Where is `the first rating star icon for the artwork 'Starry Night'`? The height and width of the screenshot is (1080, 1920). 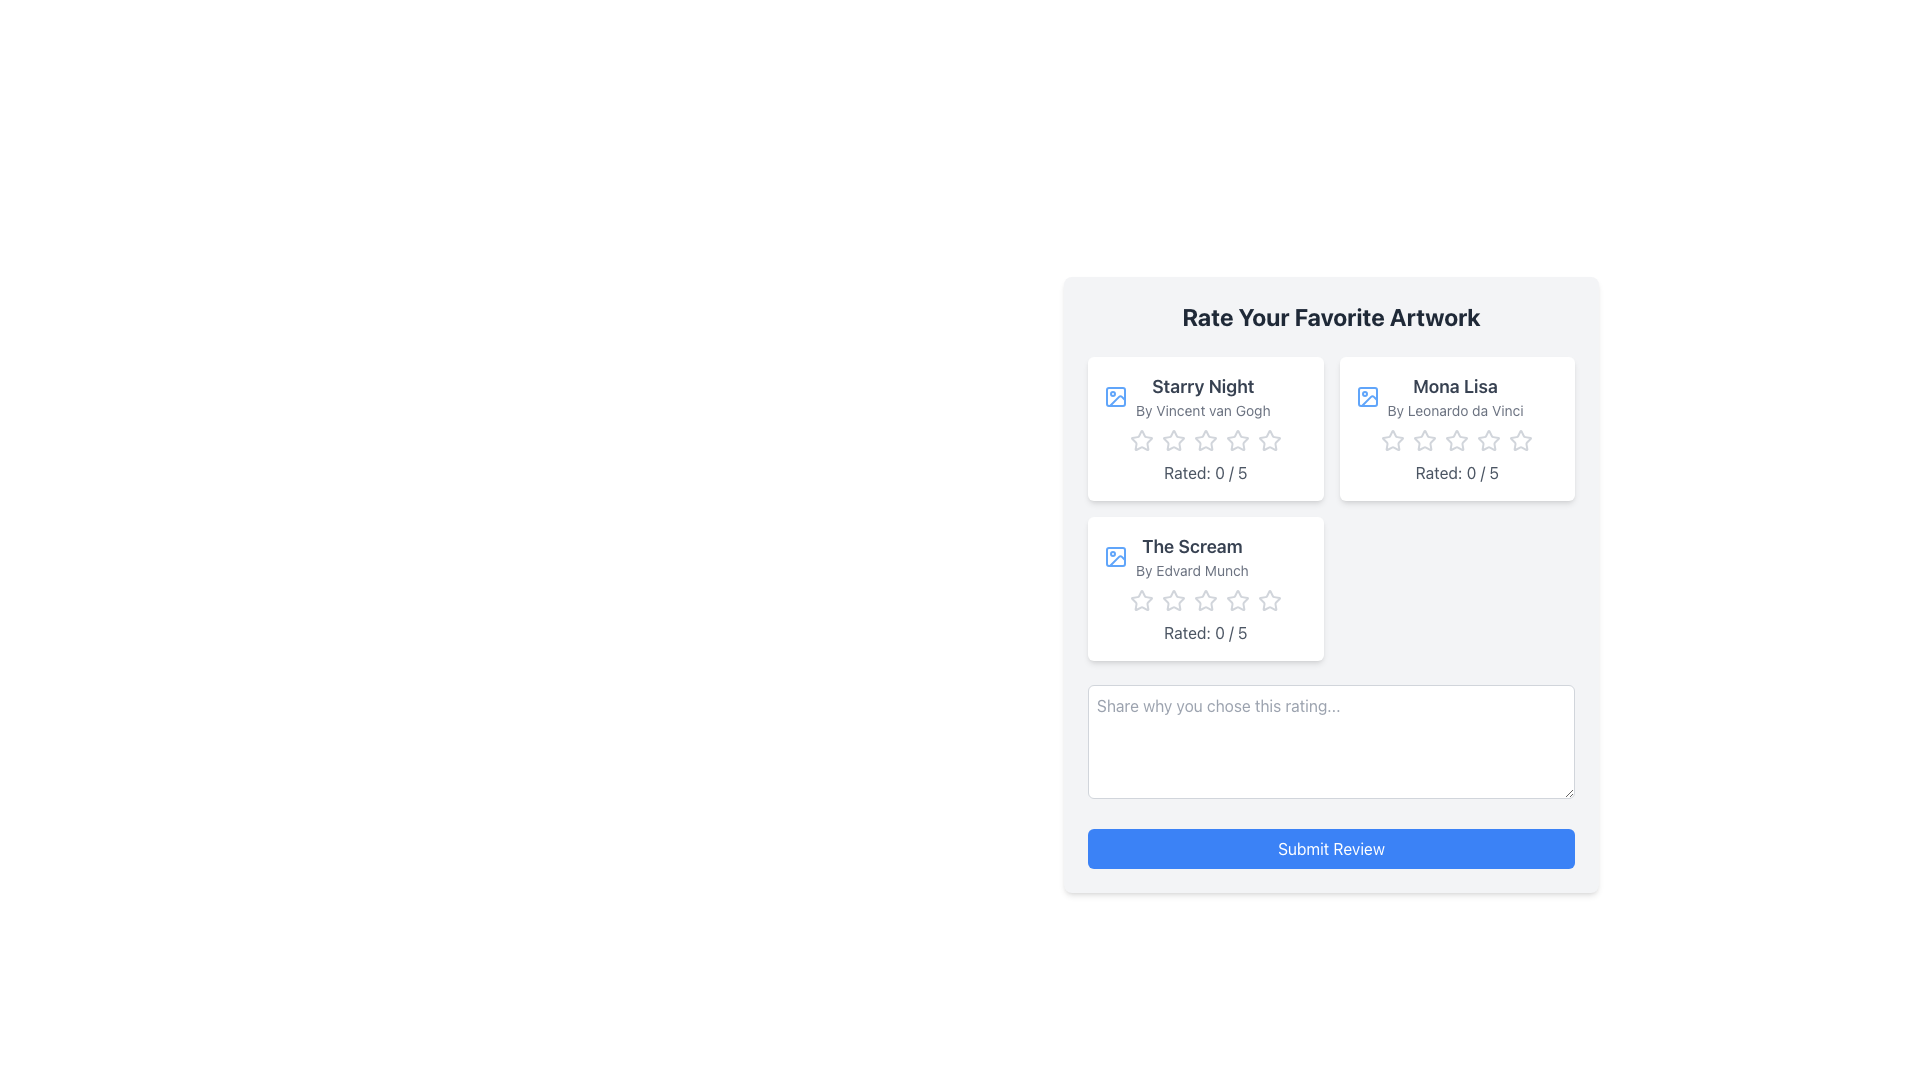 the first rating star icon for the artwork 'Starry Night' is located at coordinates (1141, 439).